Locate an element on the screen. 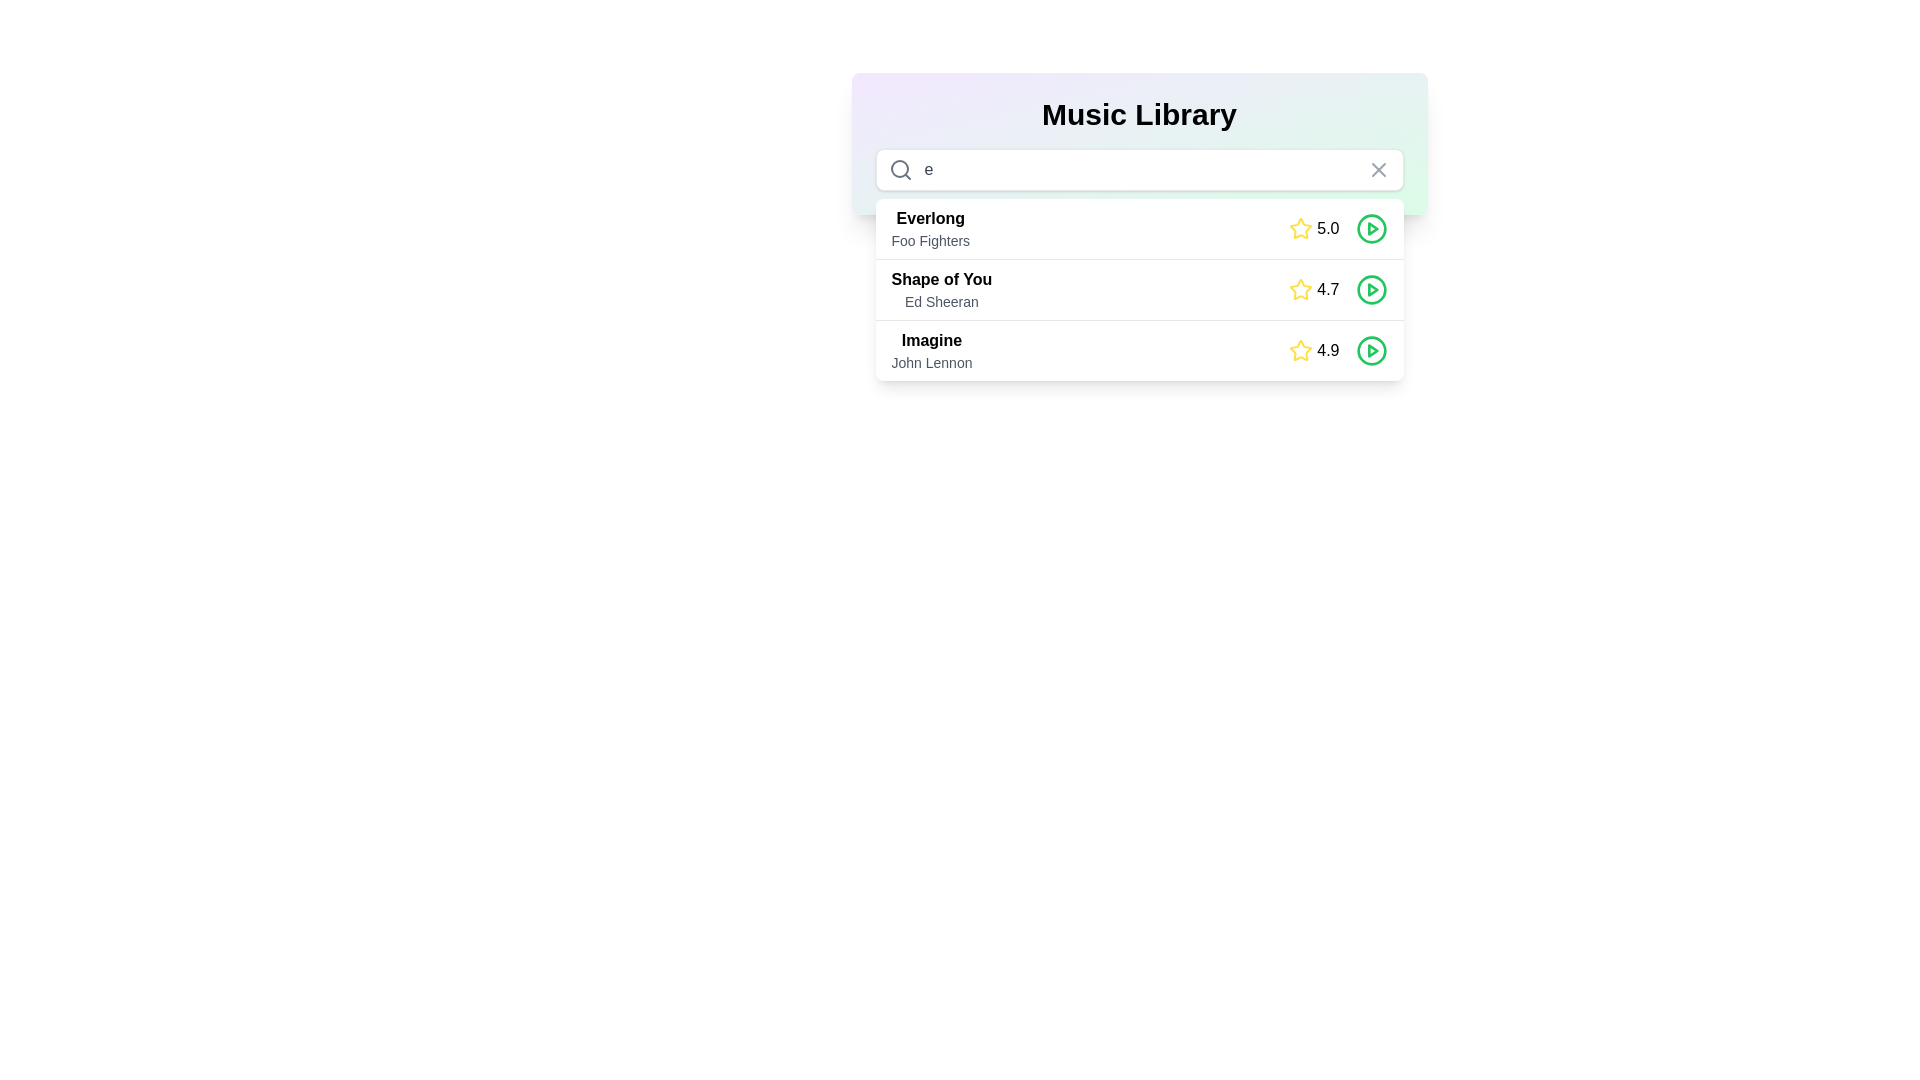 This screenshot has height=1080, width=1920. the SVG vector drawing (circle) that is part of the search icon located at the left edge of the input field below the 'Music Library' title is located at coordinates (898, 168).